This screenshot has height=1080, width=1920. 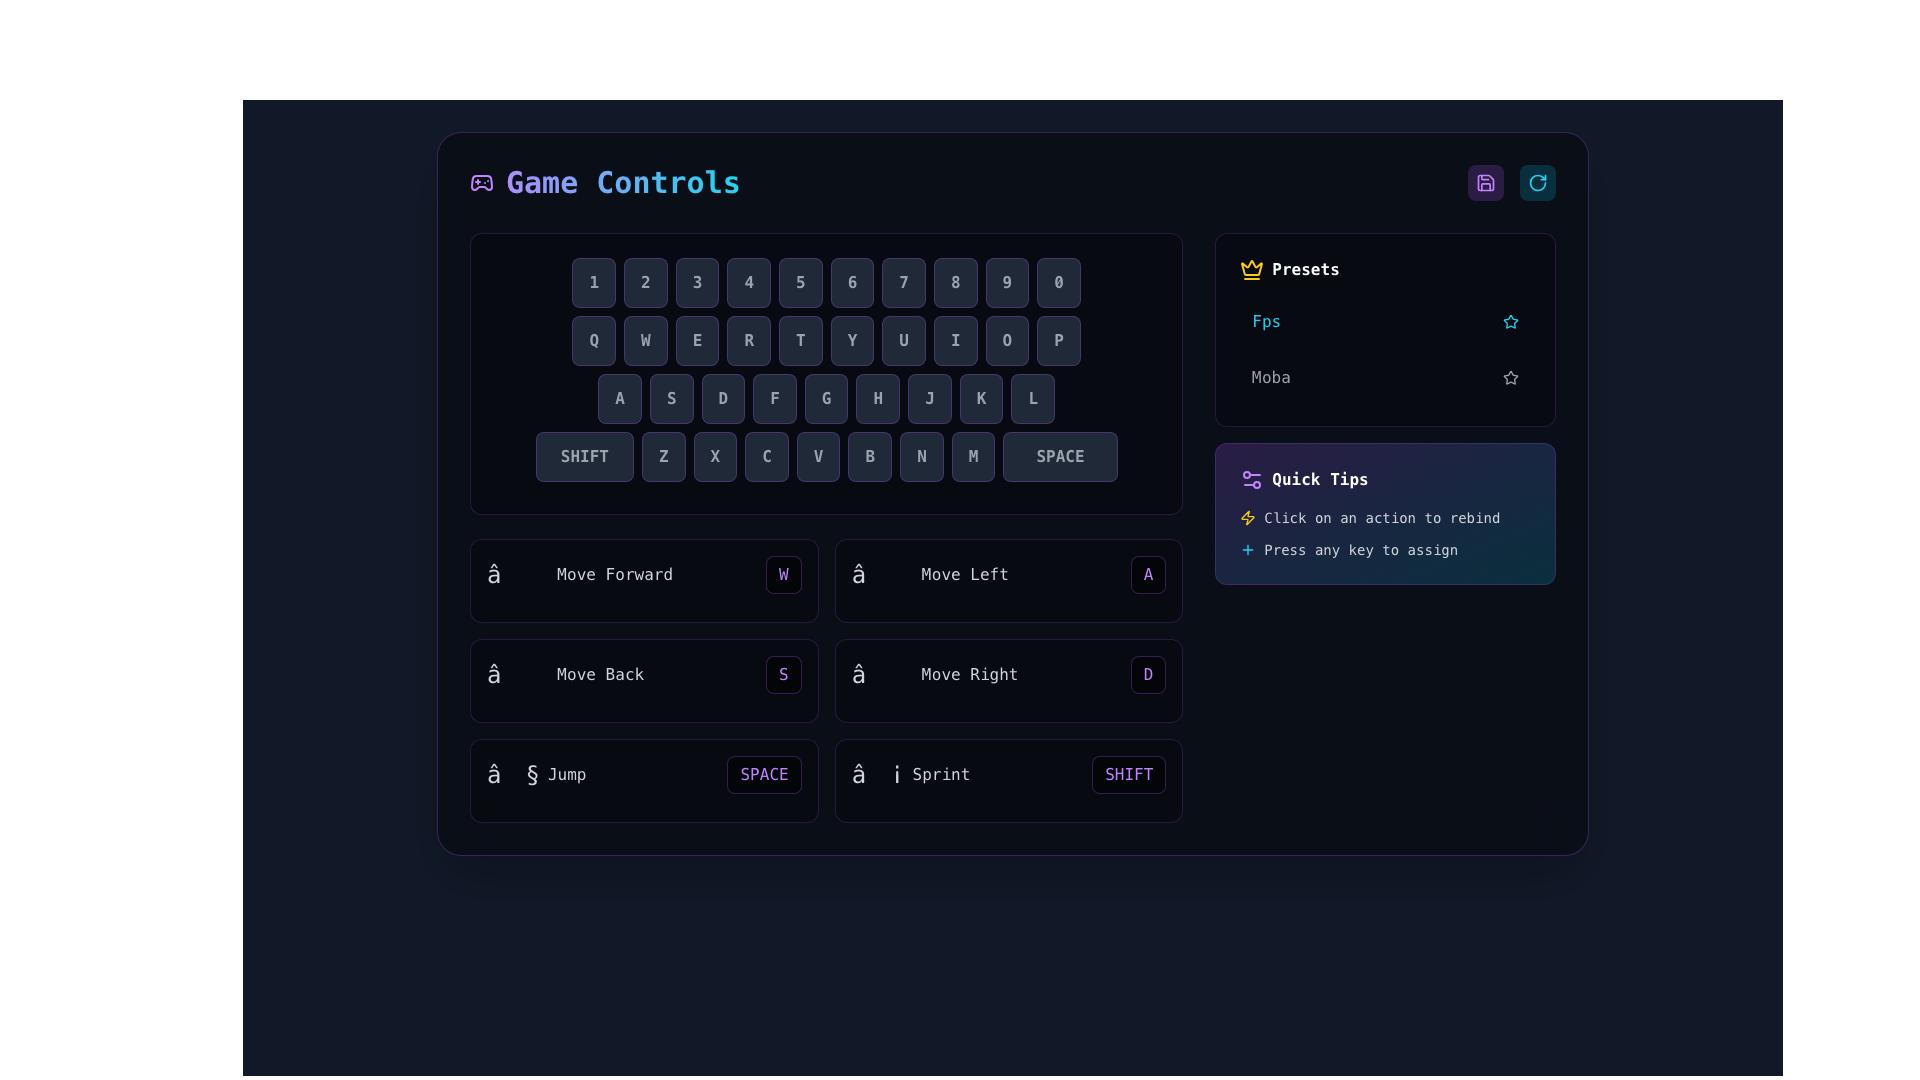 What do you see at coordinates (1384, 532) in the screenshot?
I see `the Instructional Text Group located under the title 'Quick Tips', which provides guidance for user interaction with controls or settings` at bounding box center [1384, 532].